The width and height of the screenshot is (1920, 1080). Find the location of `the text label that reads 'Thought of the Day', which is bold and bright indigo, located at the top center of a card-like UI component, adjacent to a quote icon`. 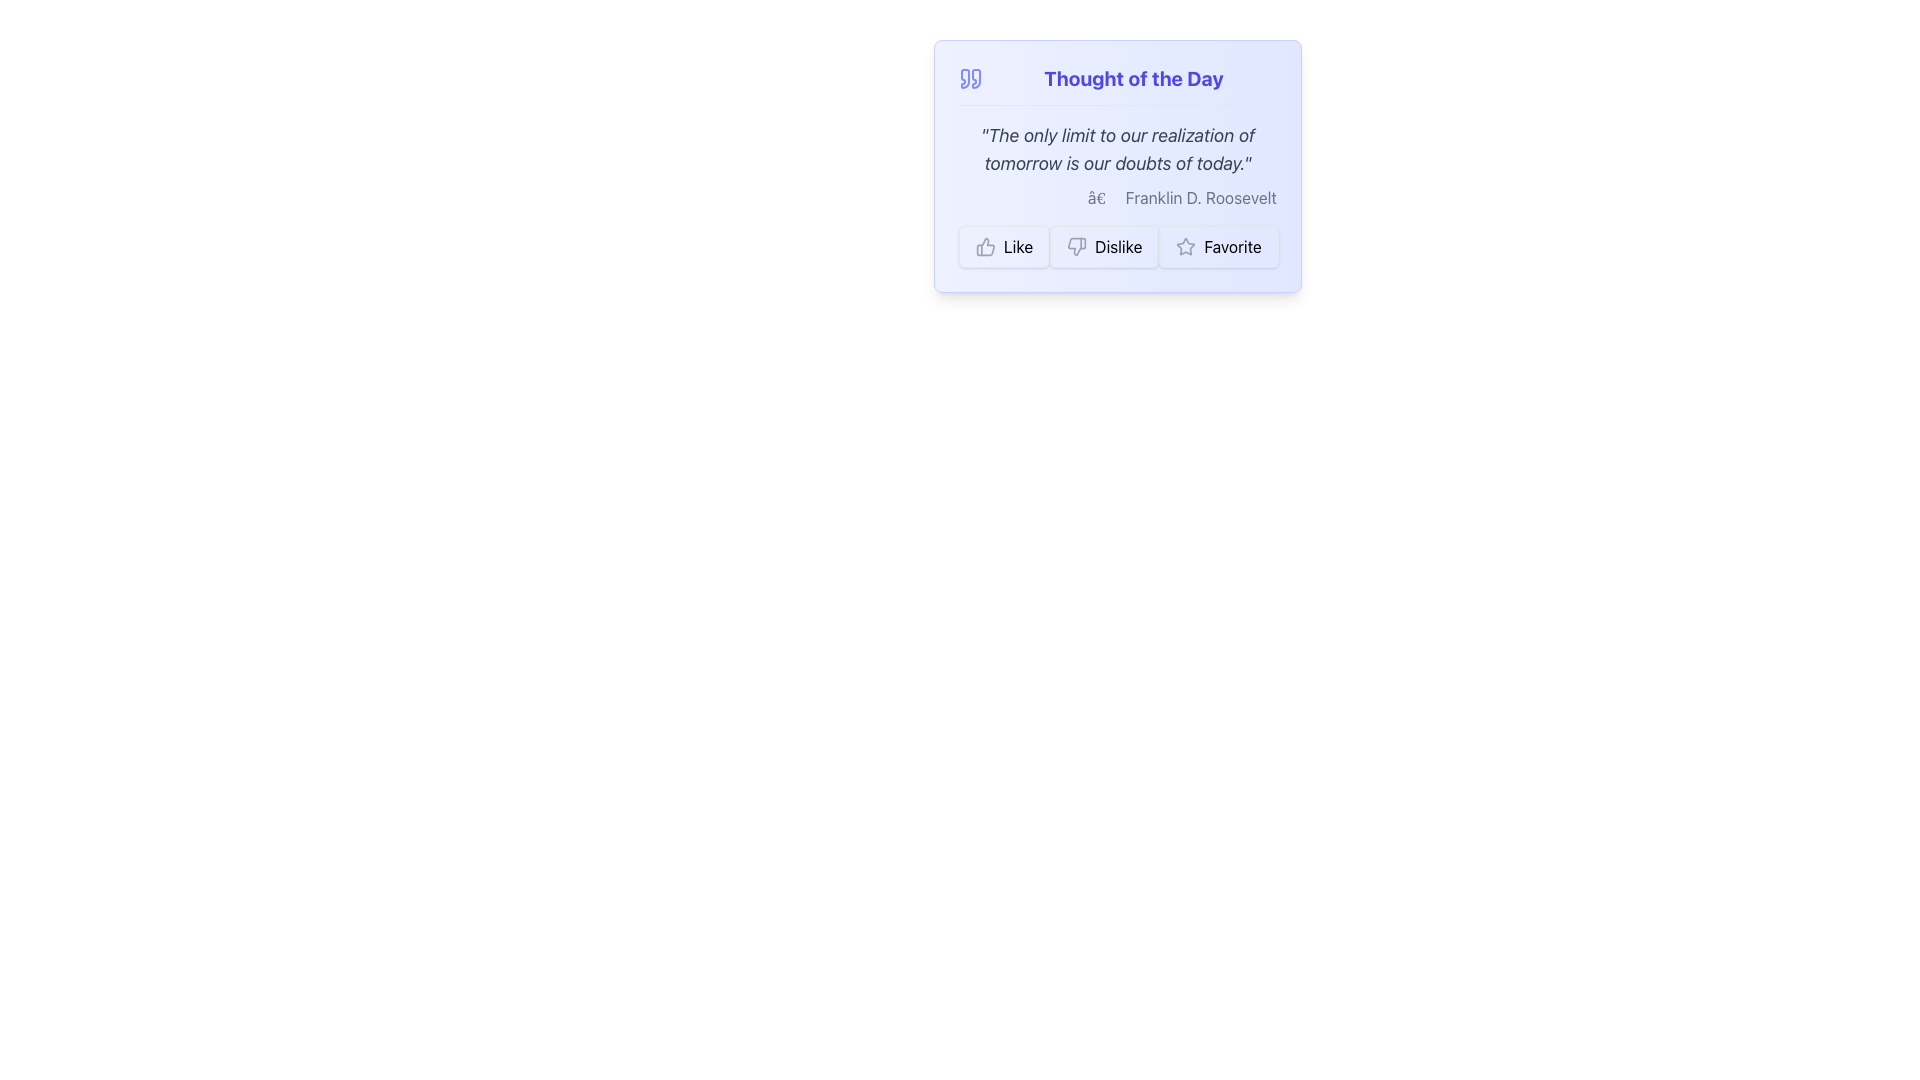

the text label that reads 'Thought of the Day', which is bold and bright indigo, located at the top center of a card-like UI component, adjacent to a quote icon is located at coordinates (1133, 77).